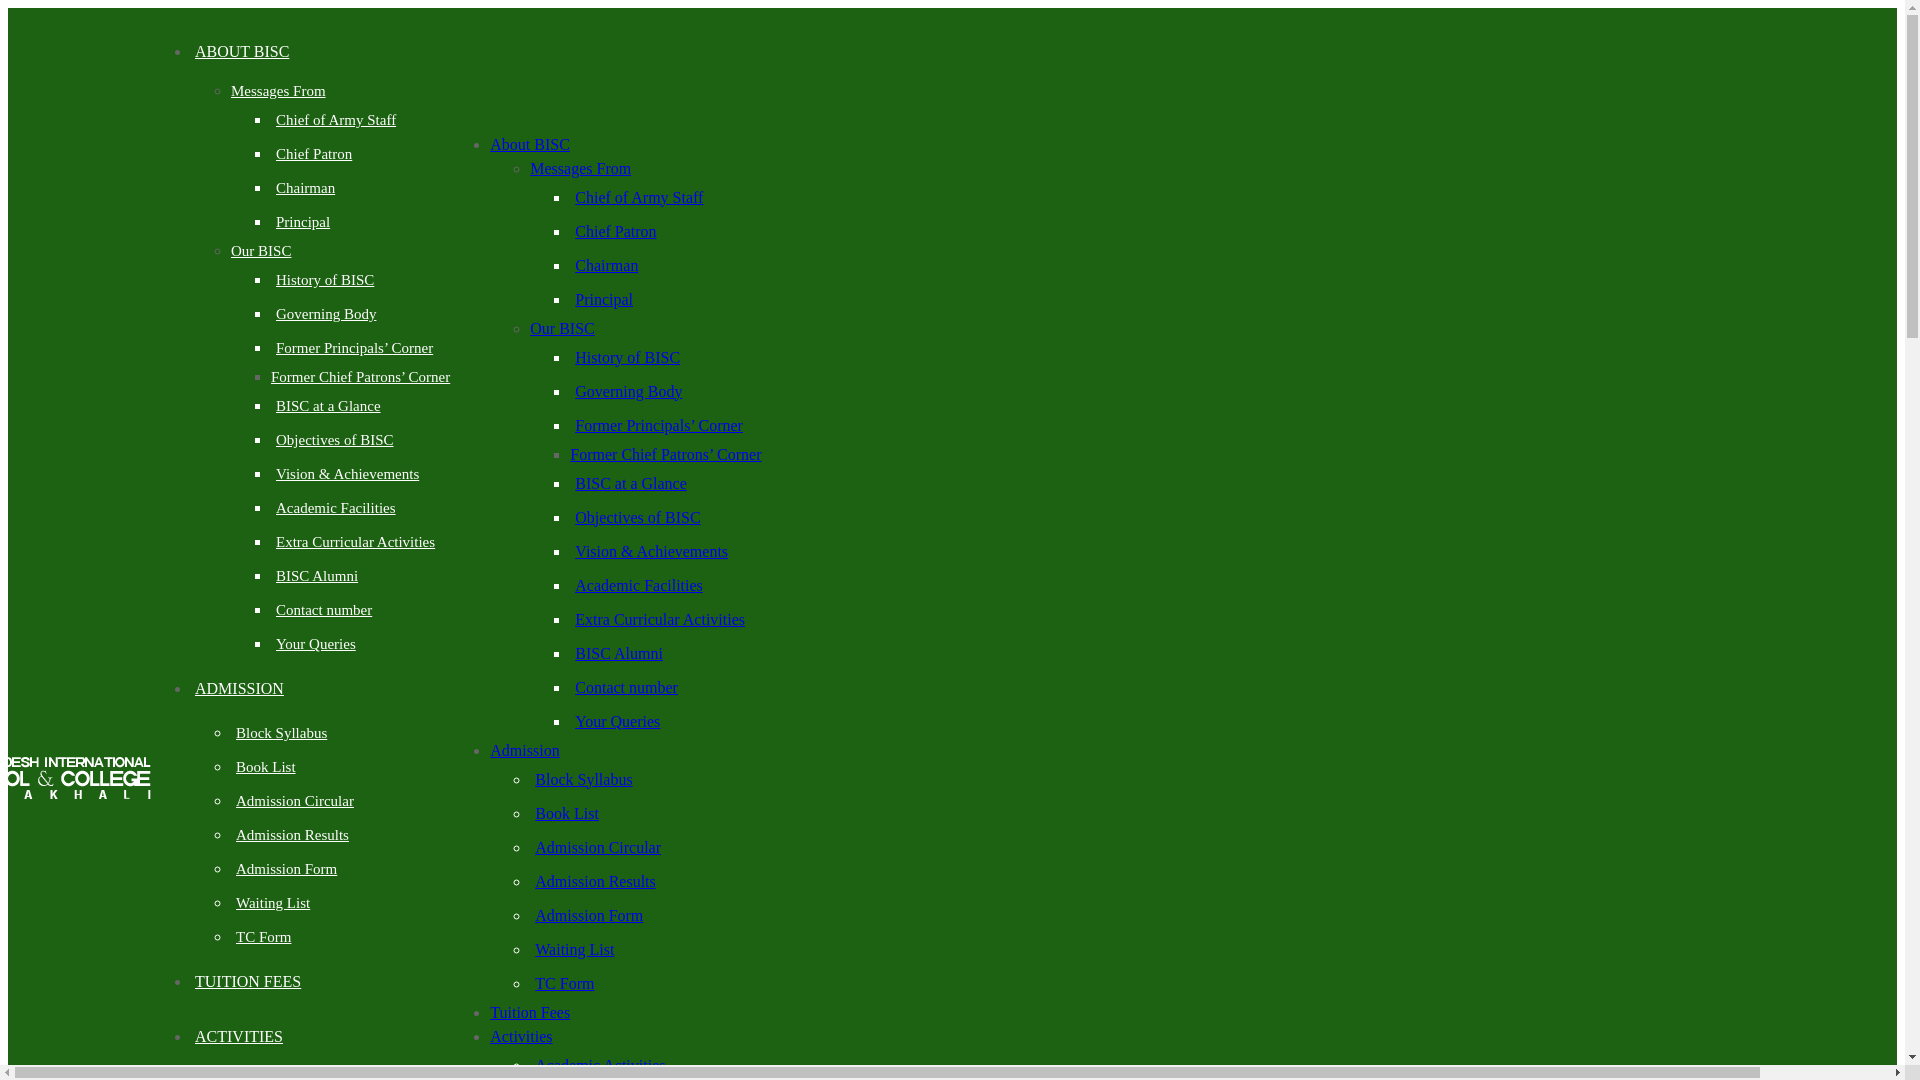 The image size is (1920, 1080). Describe the element at coordinates (239, 687) in the screenshot. I see `'ADMISSION'` at that location.